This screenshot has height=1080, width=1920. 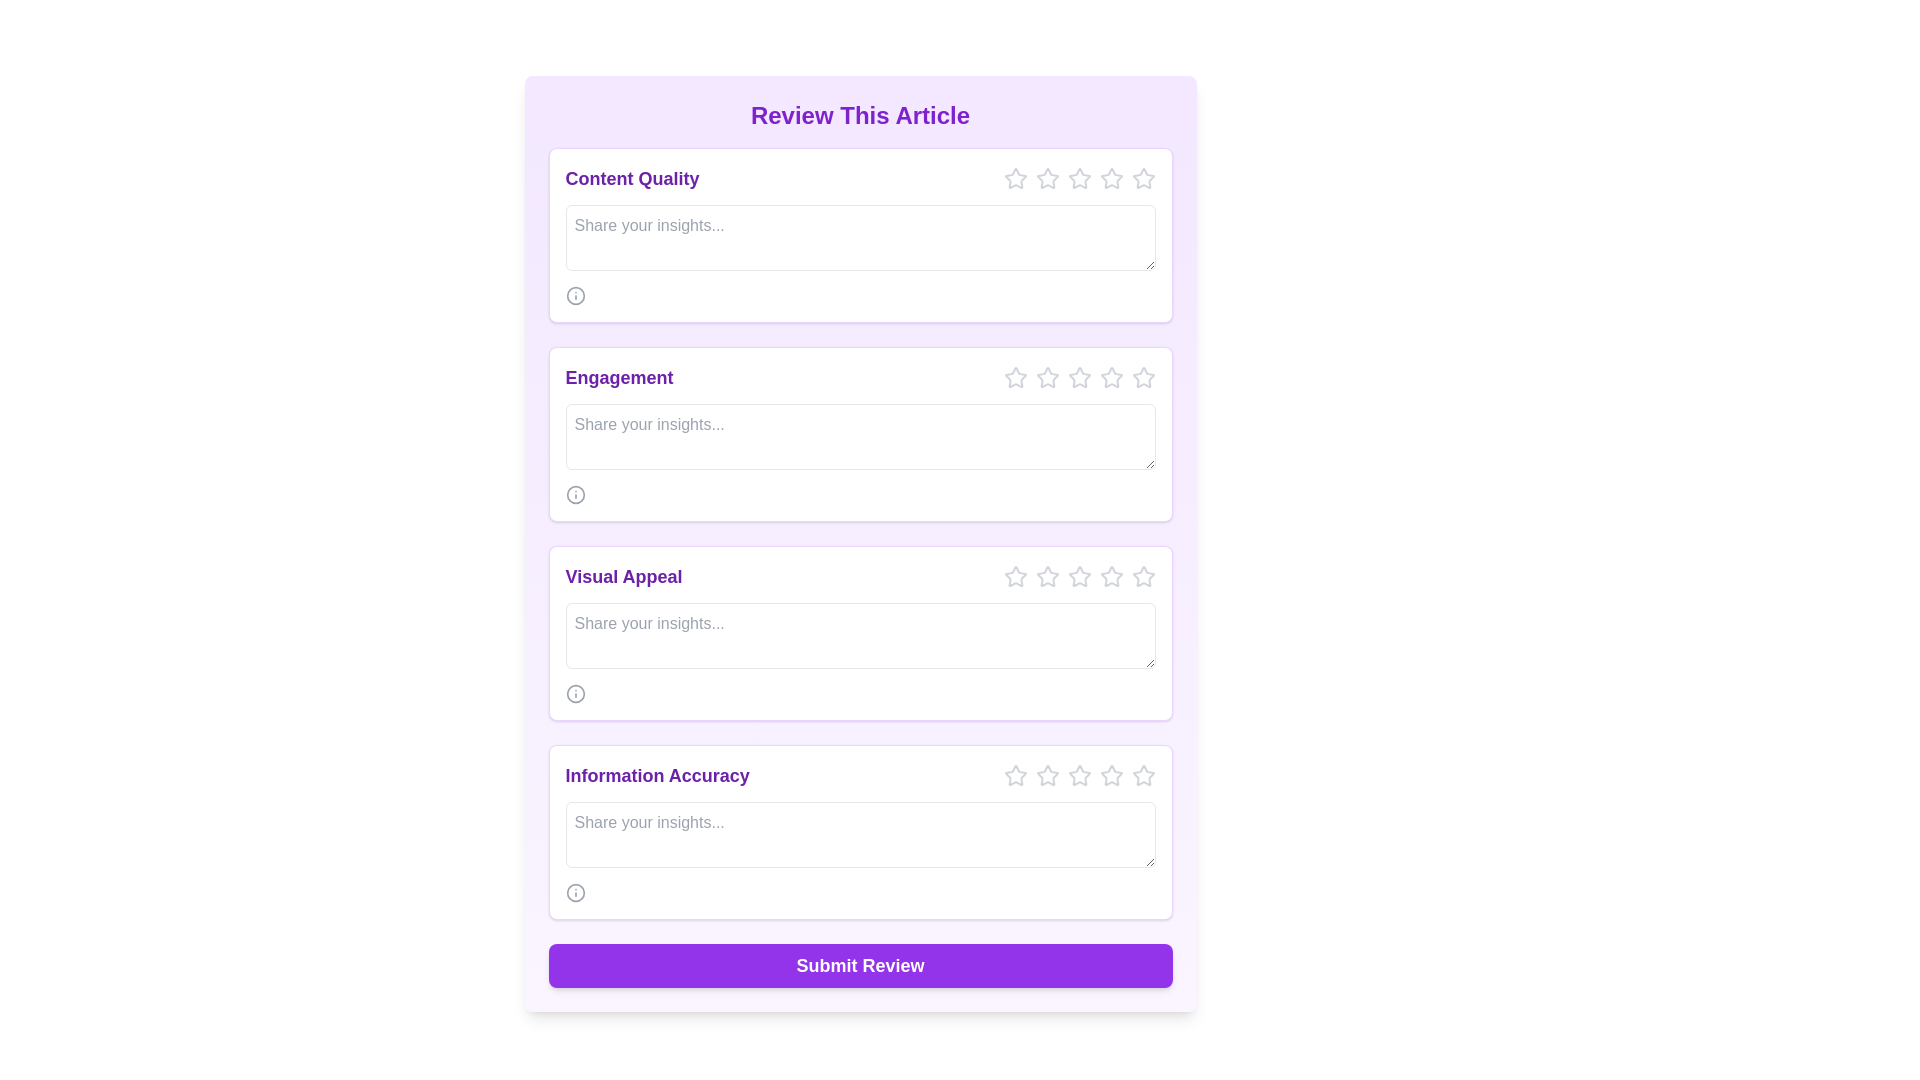 I want to click on the information icon located beneath the 'Content Quality' section header, which features a circular outer boundary and a central vertical line, to gather information, so click(x=574, y=296).